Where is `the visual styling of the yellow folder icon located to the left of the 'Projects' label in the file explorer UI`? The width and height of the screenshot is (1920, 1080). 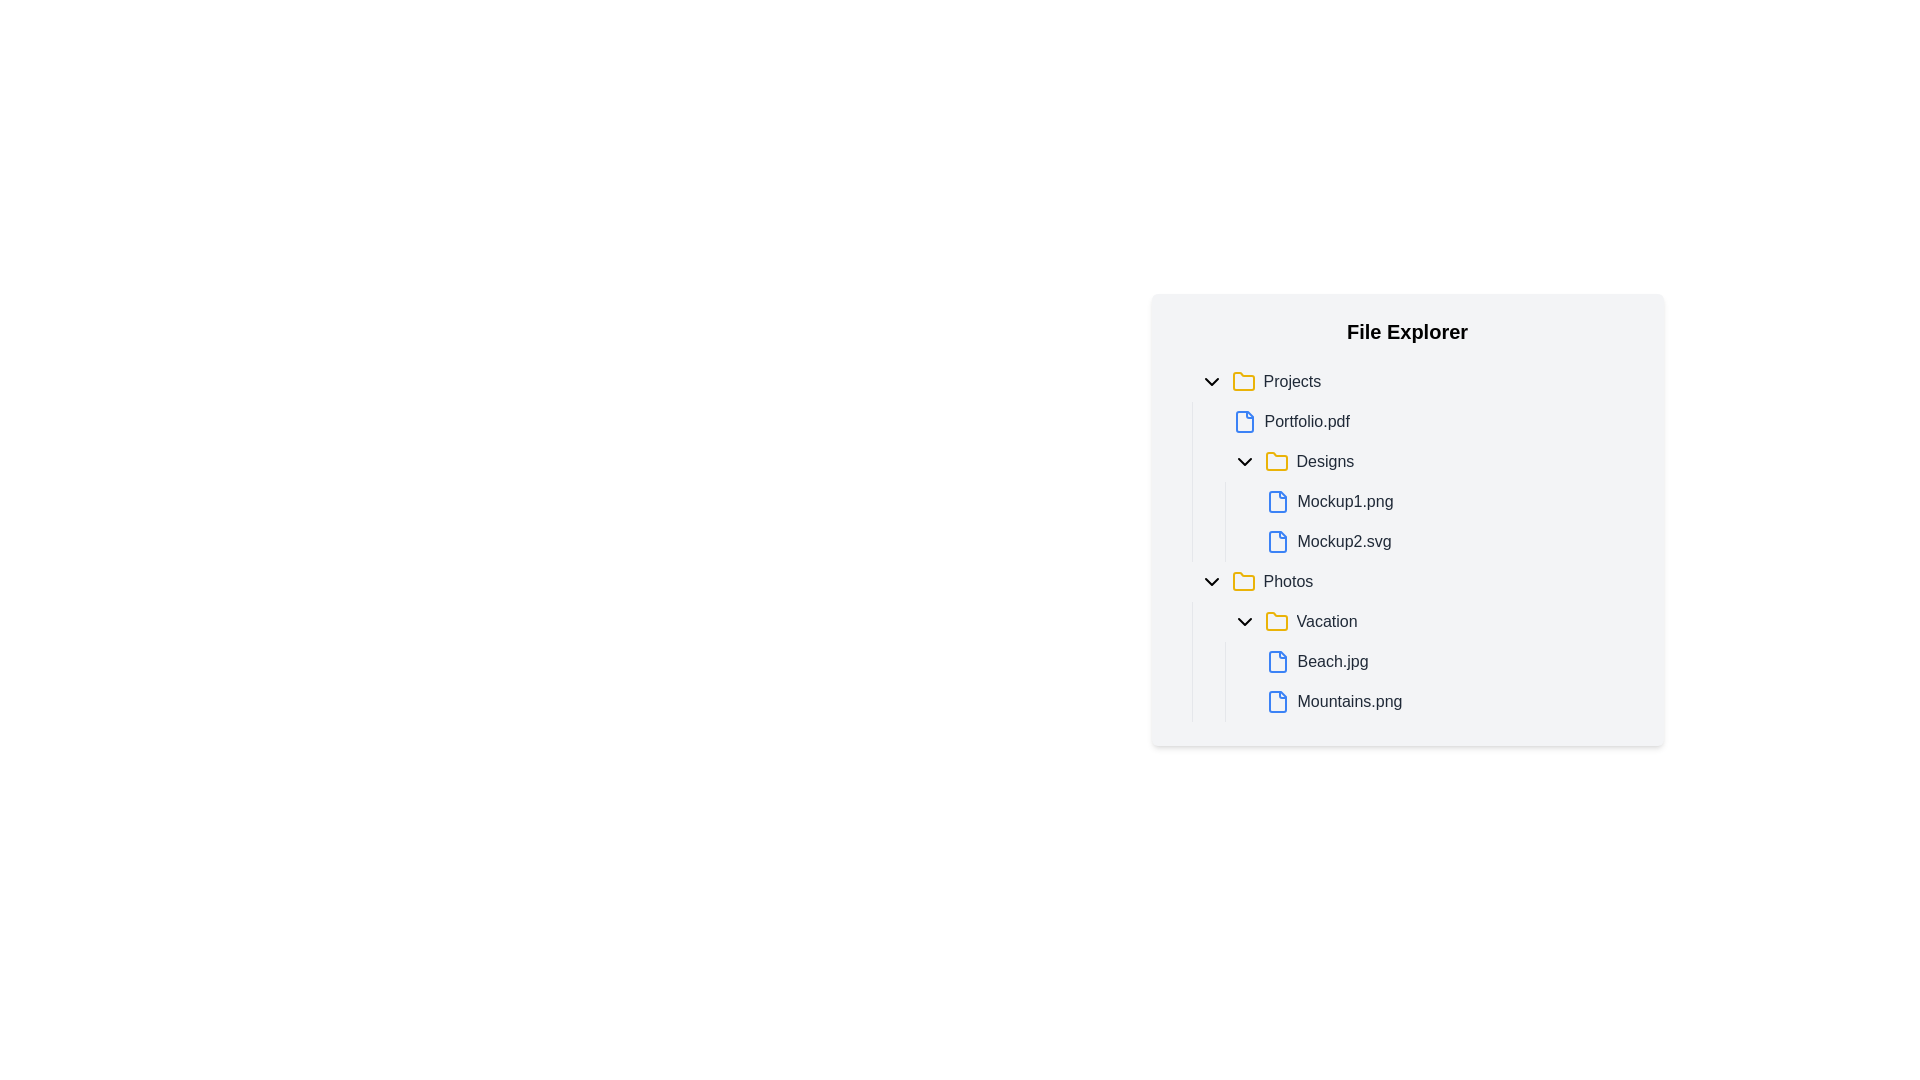
the visual styling of the yellow folder icon located to the left of the 'Projects' label in the file explorer UI is located at coordinates (1242, 381).